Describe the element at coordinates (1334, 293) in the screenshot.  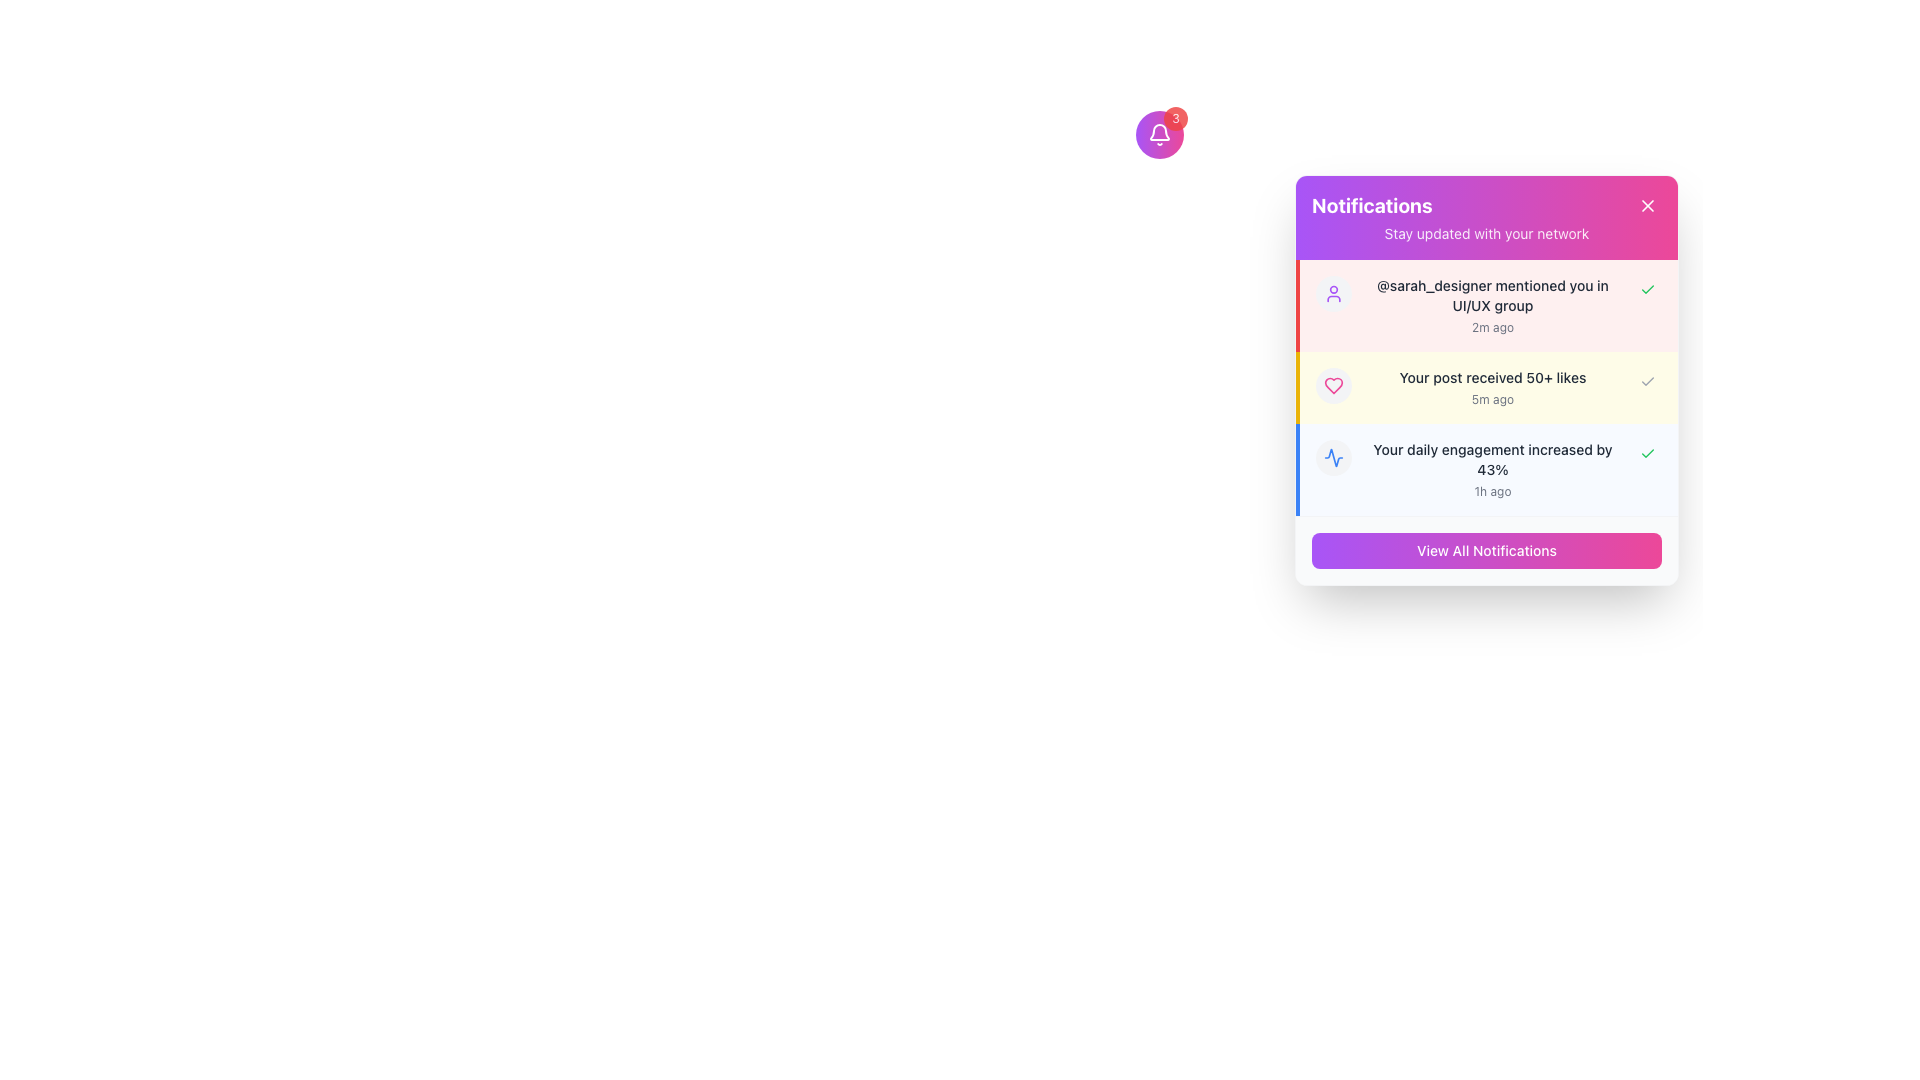
I see `the user representation icon for the notification from '@sarah_designer' located in the top-left corner of the notification row` at that location.